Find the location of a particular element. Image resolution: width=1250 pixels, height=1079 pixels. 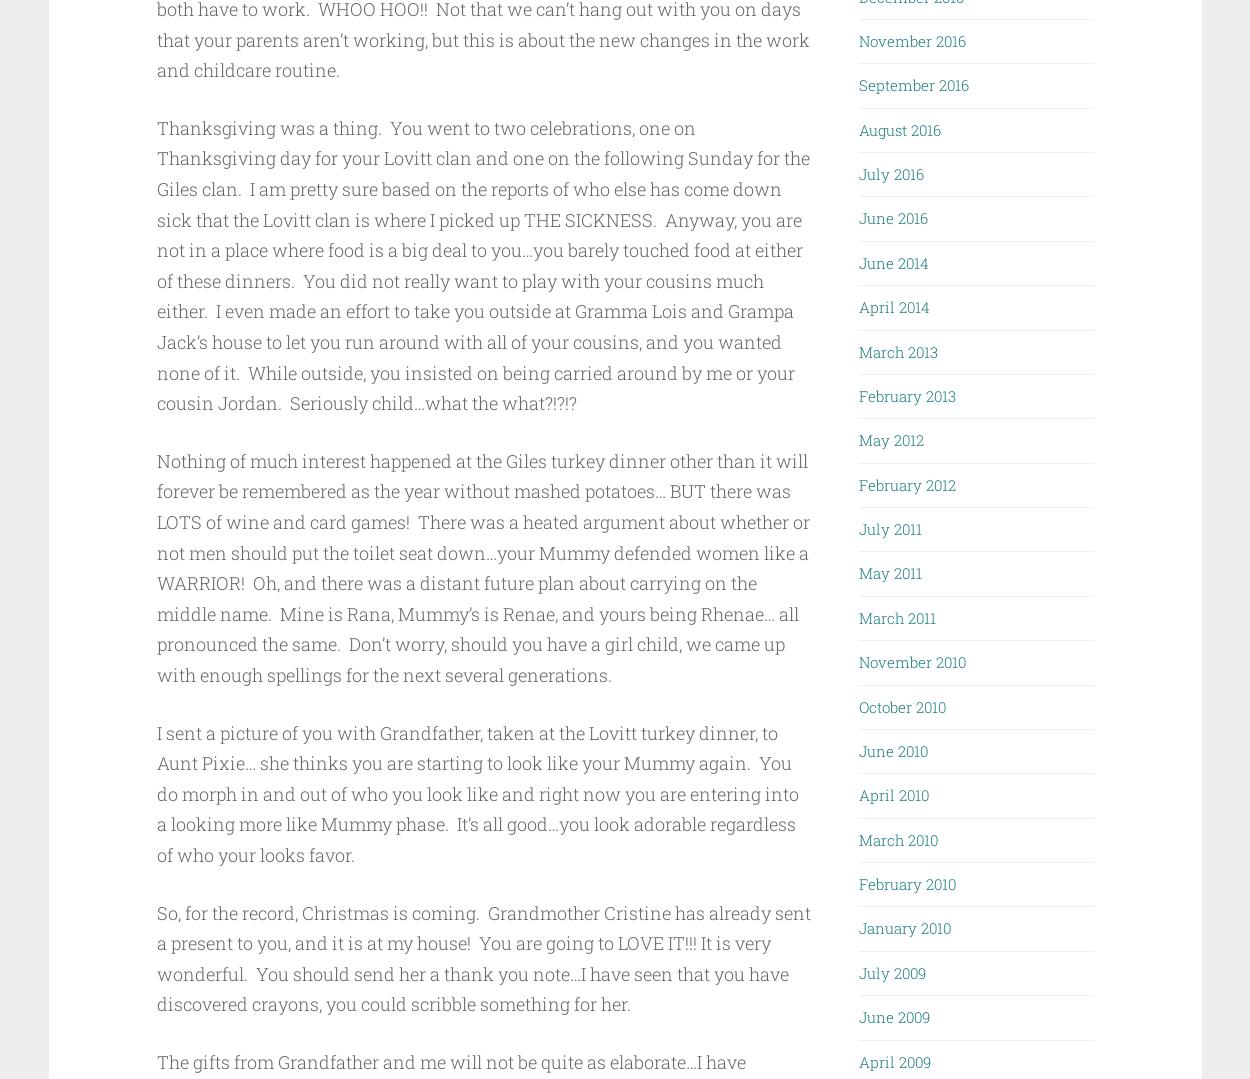

'October 2010' is located at coordinates (902, 705).